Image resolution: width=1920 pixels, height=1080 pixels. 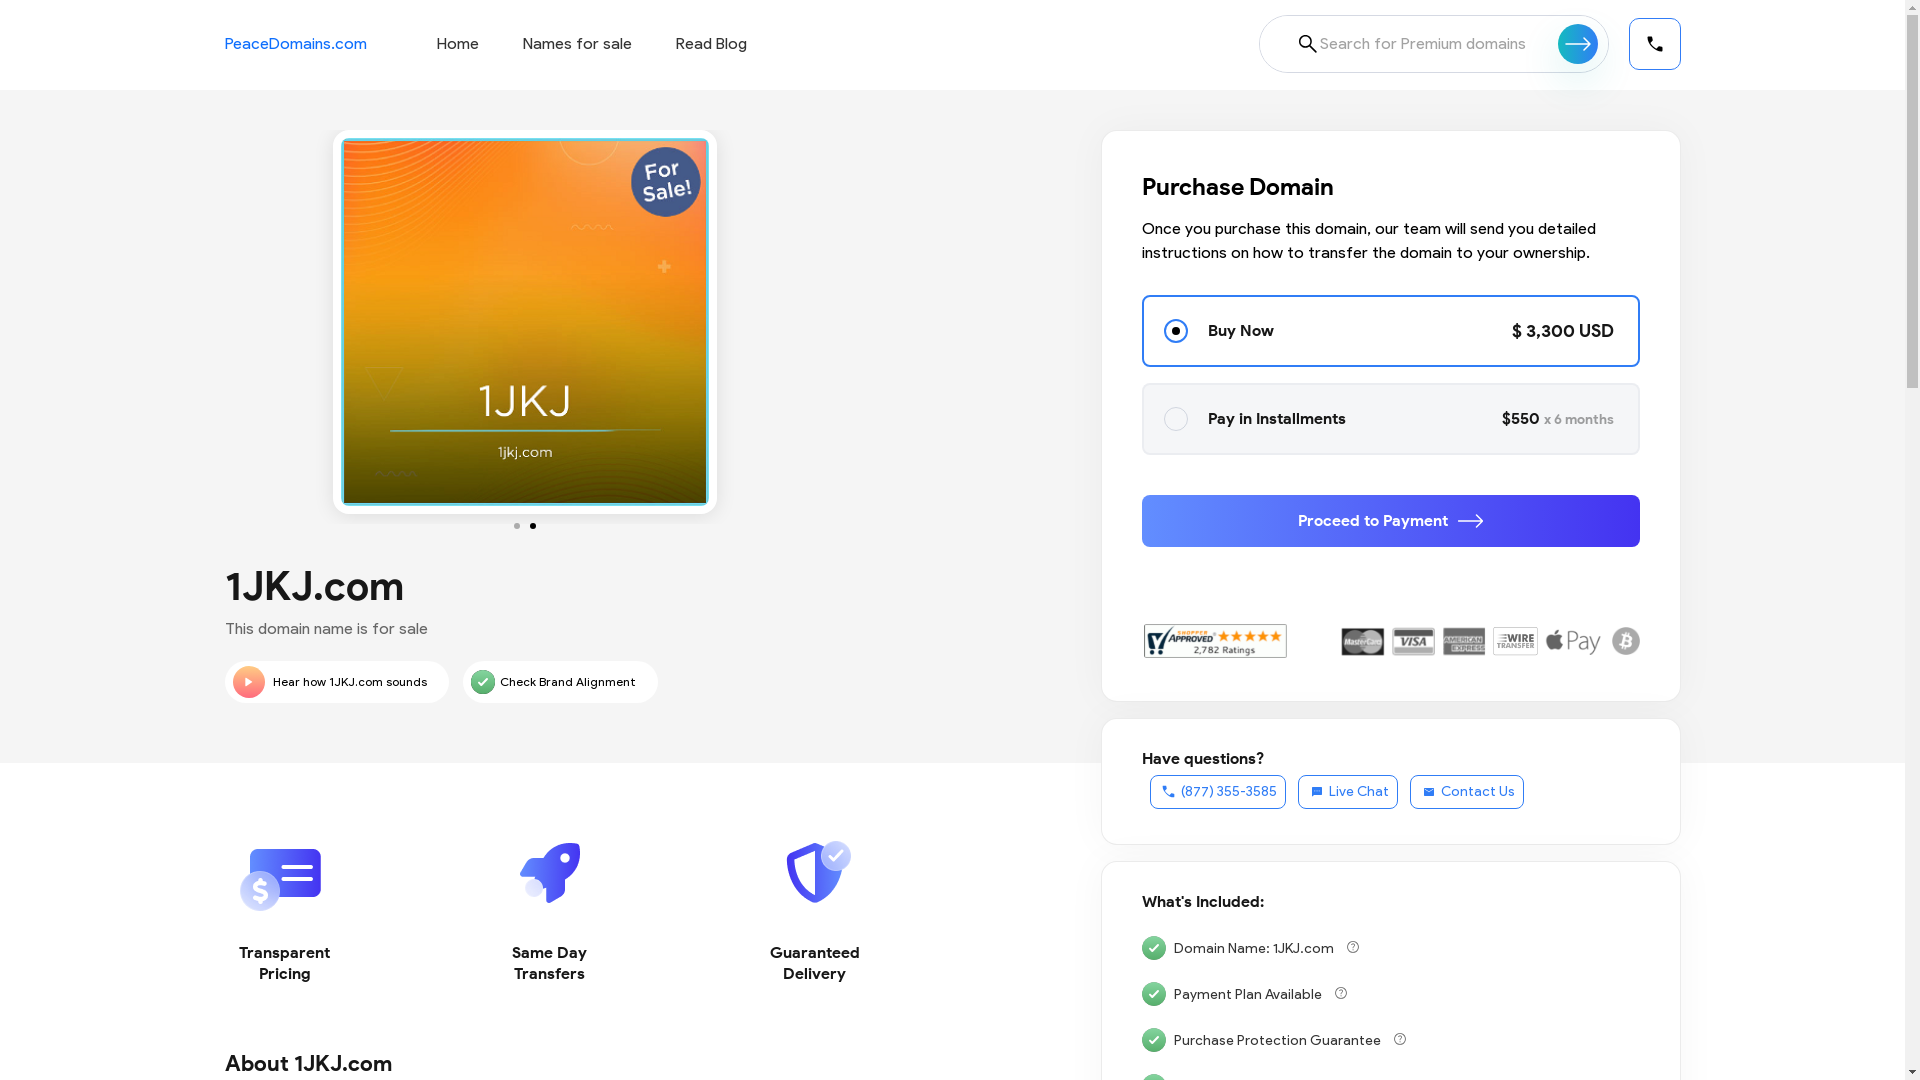 What do you see at coordinates (455, 43) in the screenshot?
I see `'Home'` at bounding box center [455, 43].